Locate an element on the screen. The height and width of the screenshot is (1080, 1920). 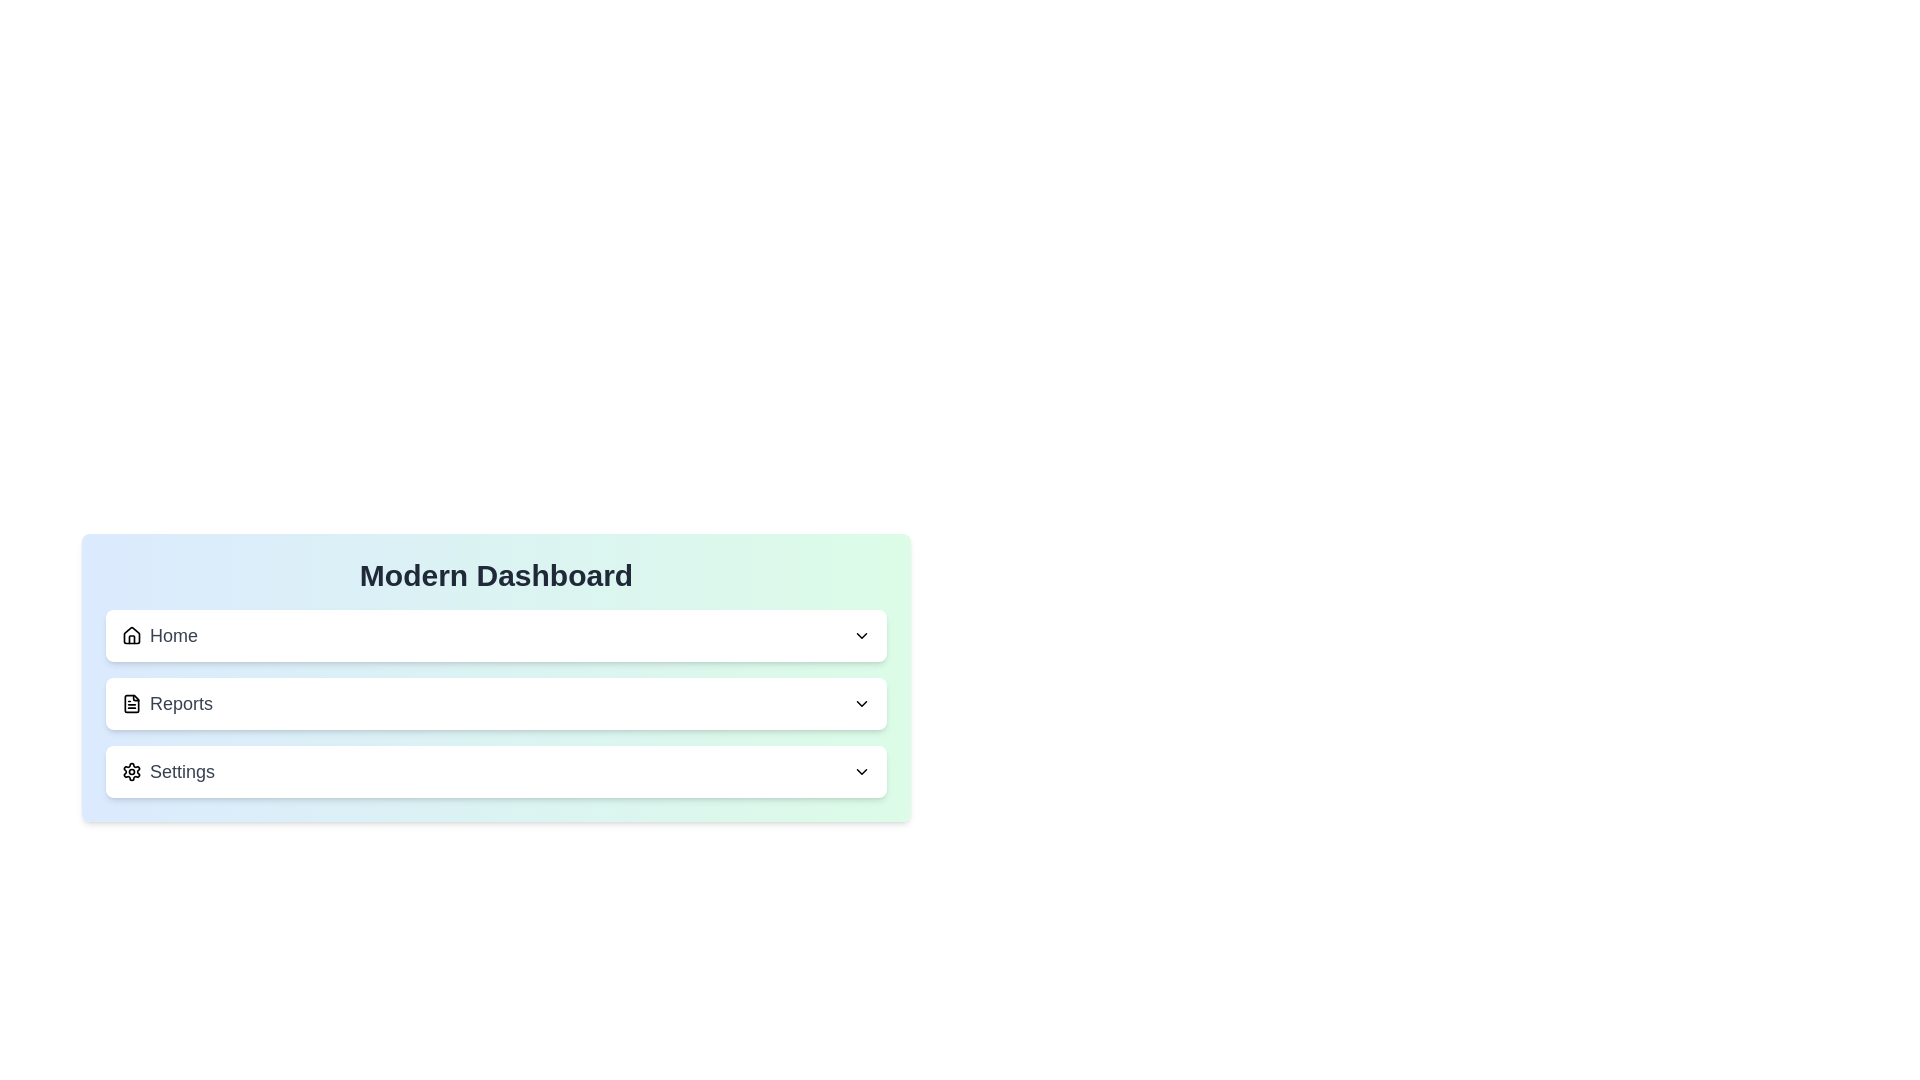
the Menu section or dropdown trigger located directly below the 'Modern Dashboard' title is located at coordinates (496, 636).